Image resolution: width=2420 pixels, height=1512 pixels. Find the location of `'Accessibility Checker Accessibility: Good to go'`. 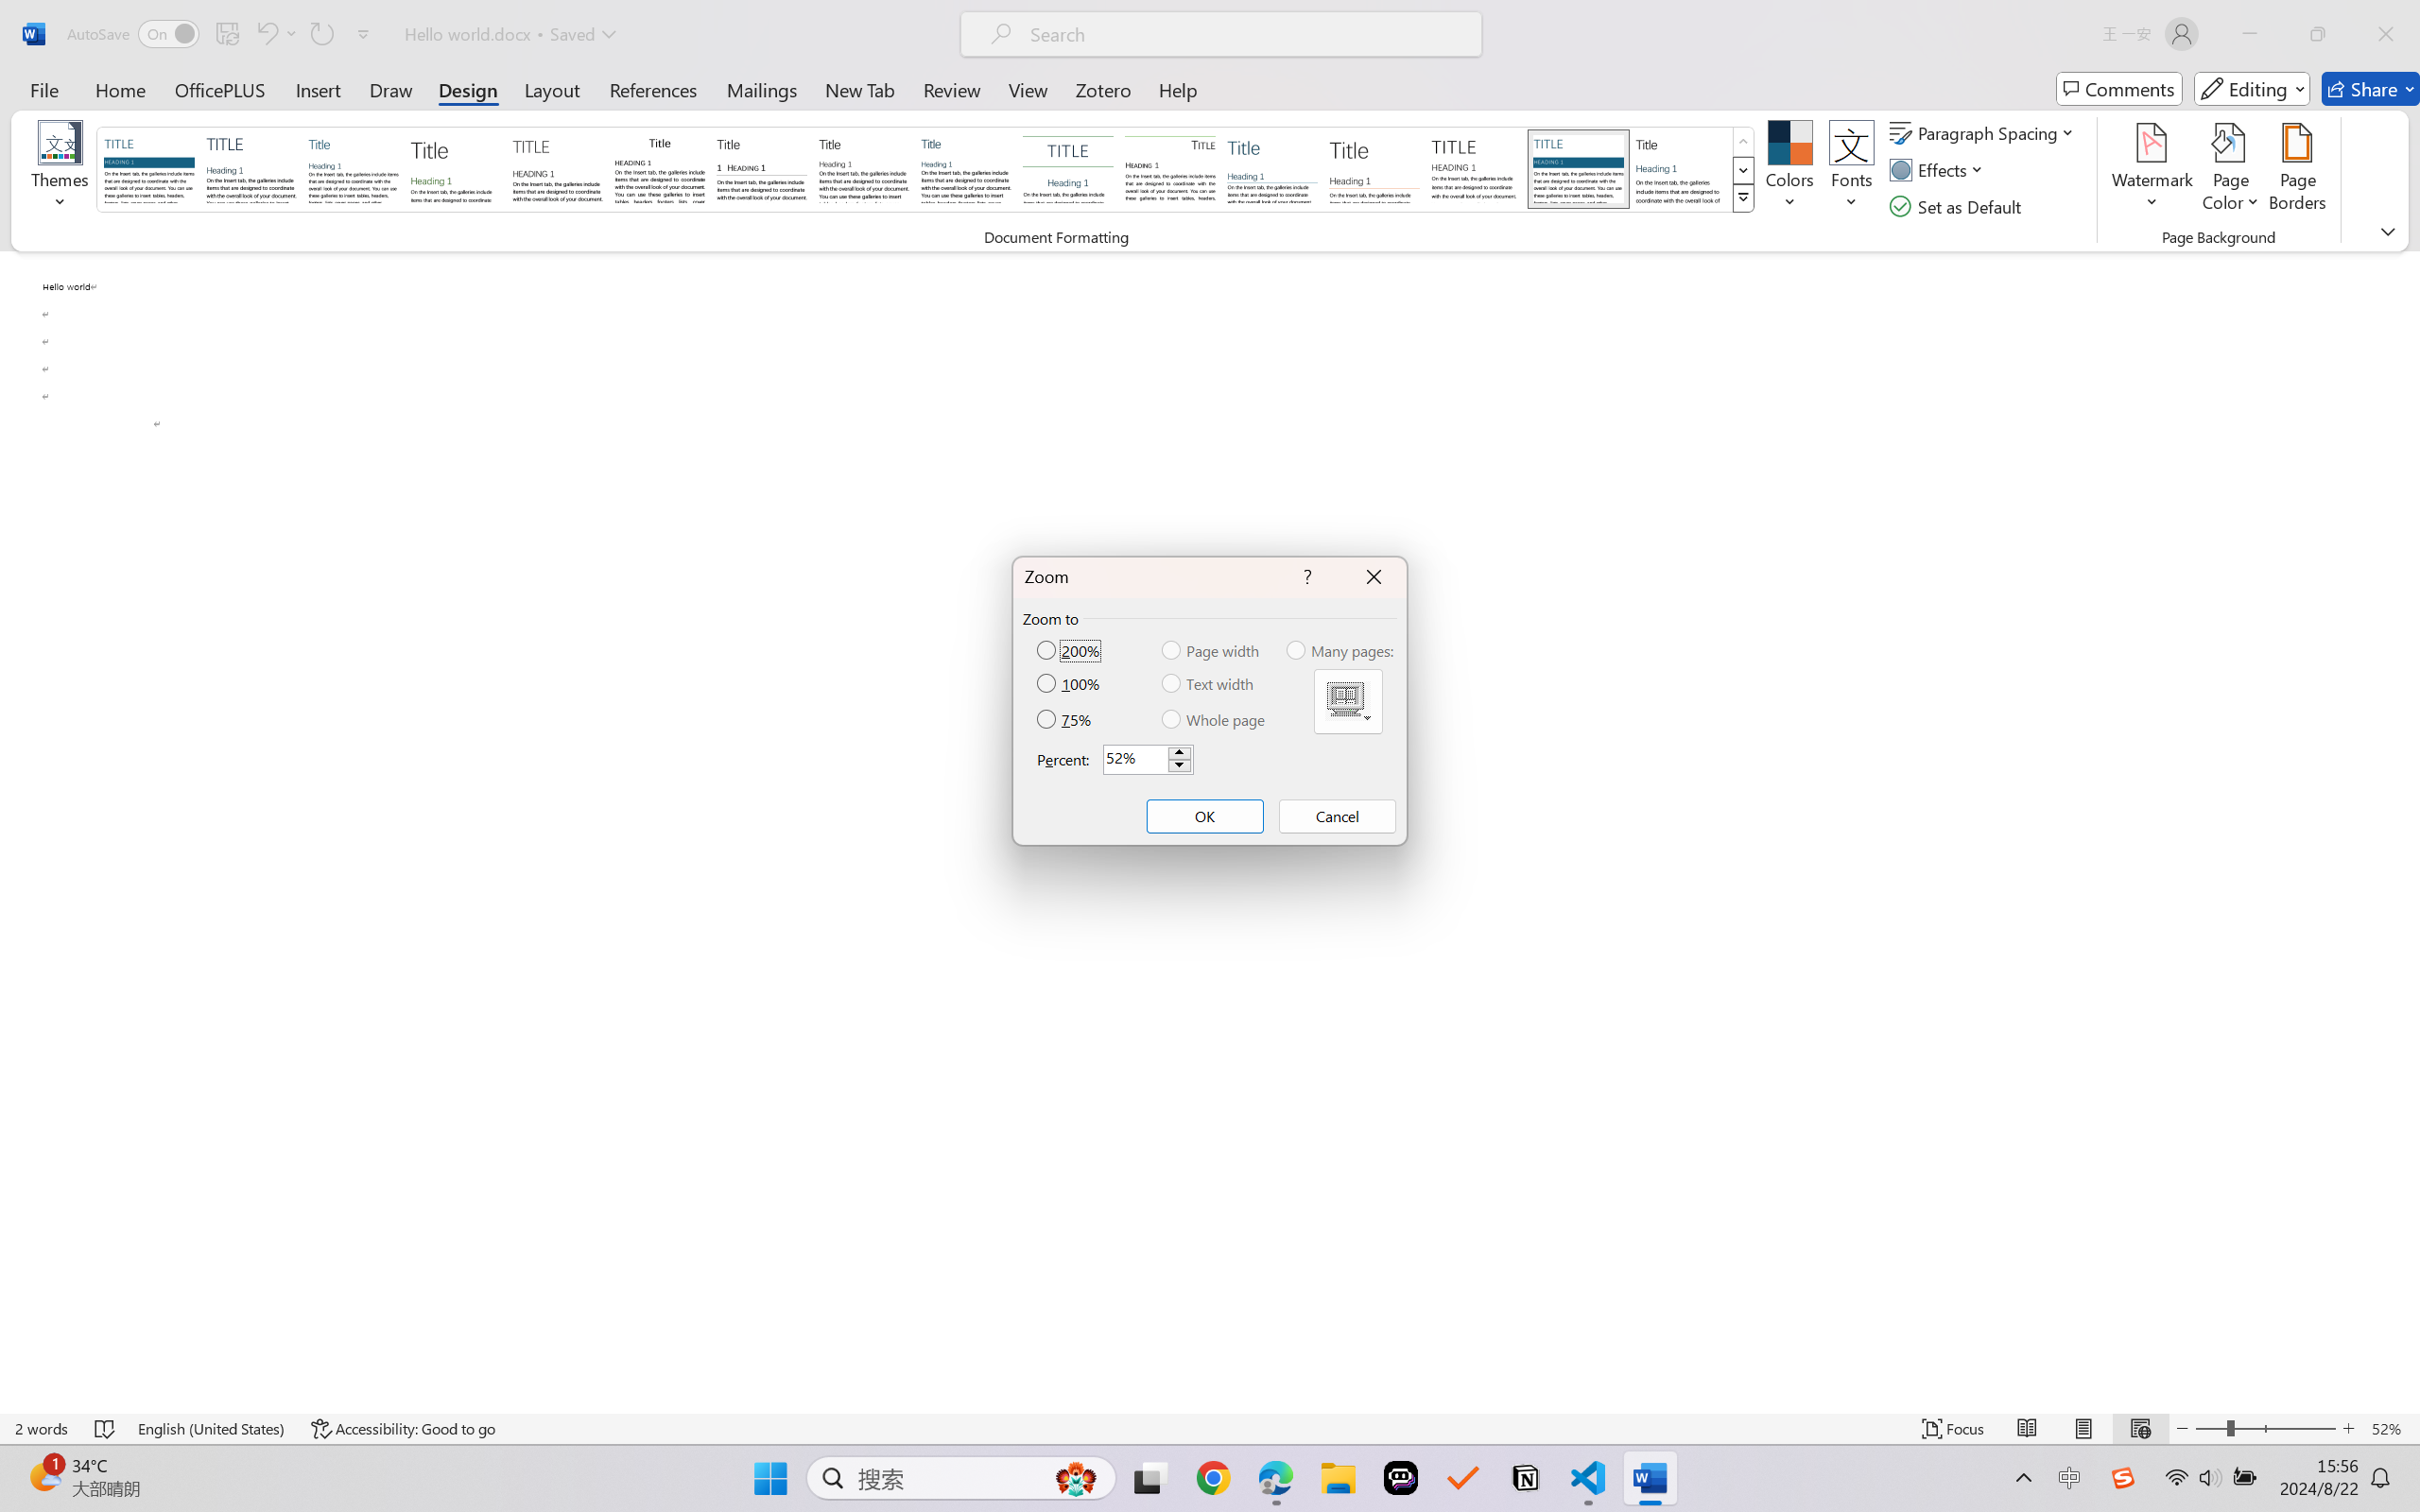

'Accessibility Checker Accessibility: Good to go' is located at coordinates (402, 1428).